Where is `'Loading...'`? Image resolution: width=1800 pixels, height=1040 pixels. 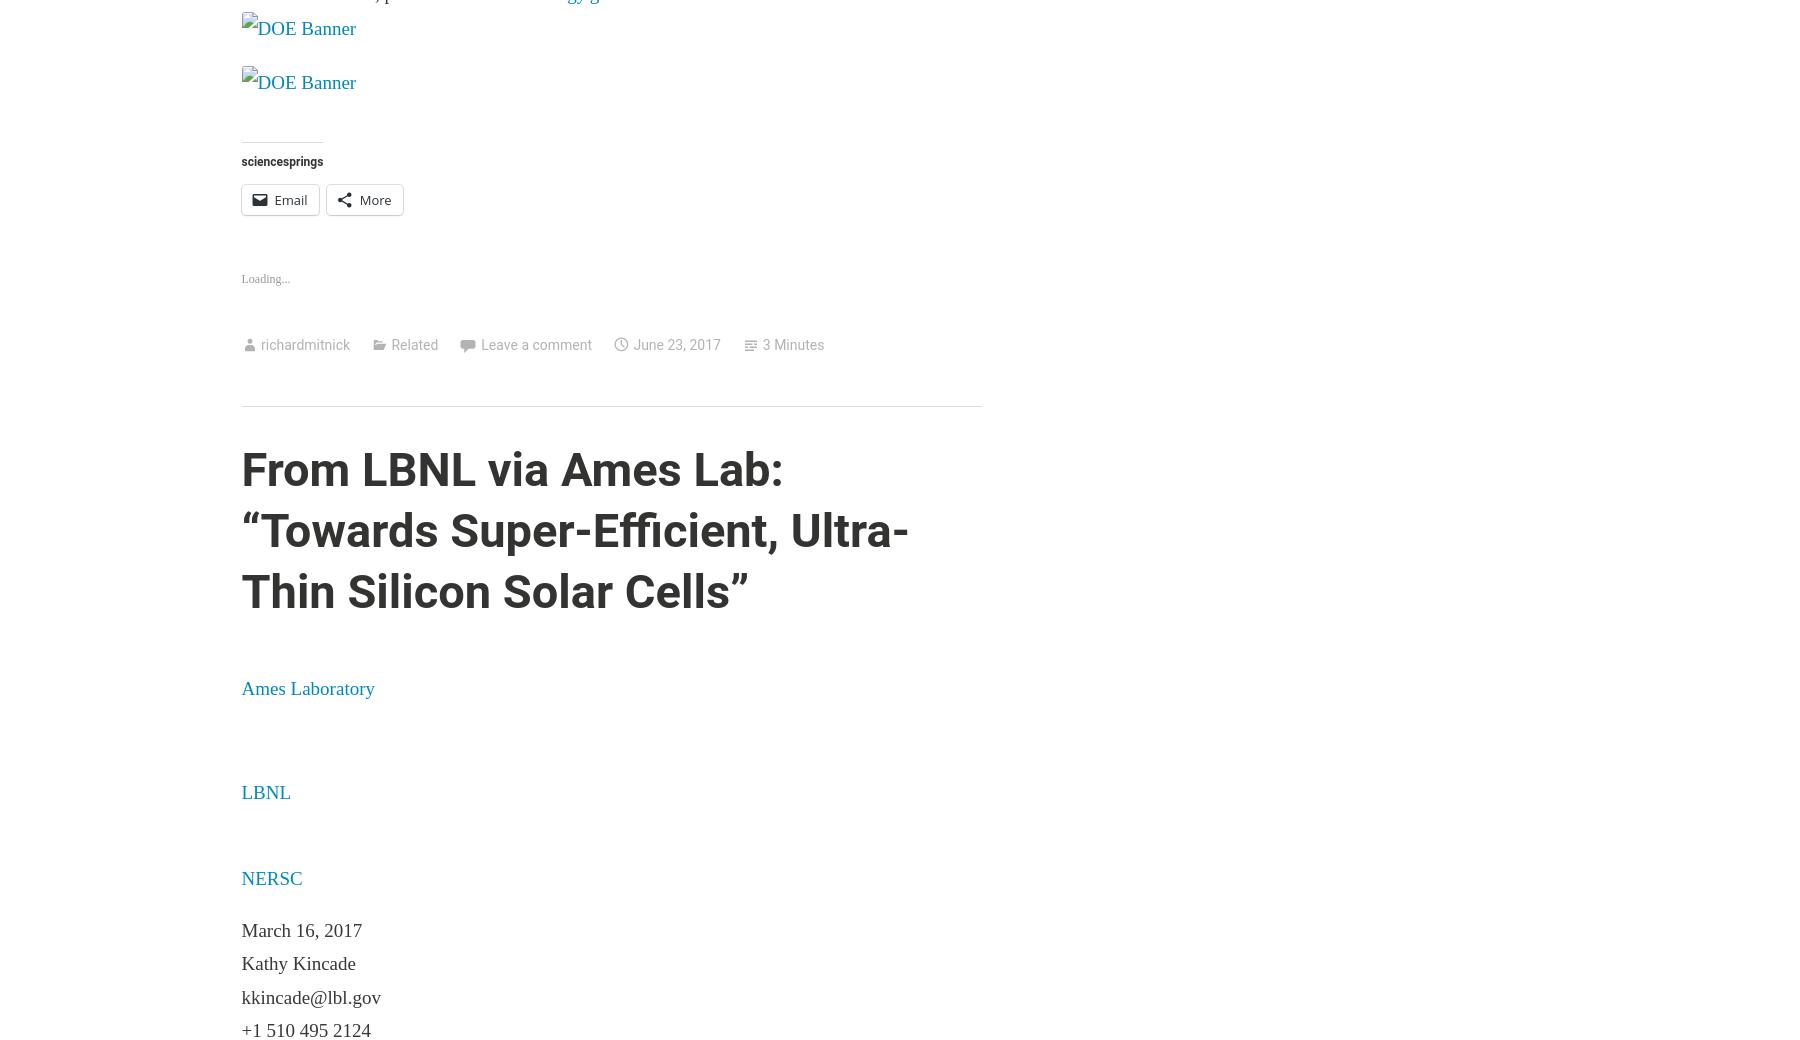 'Loading...' is located at coordinates (264, 278).